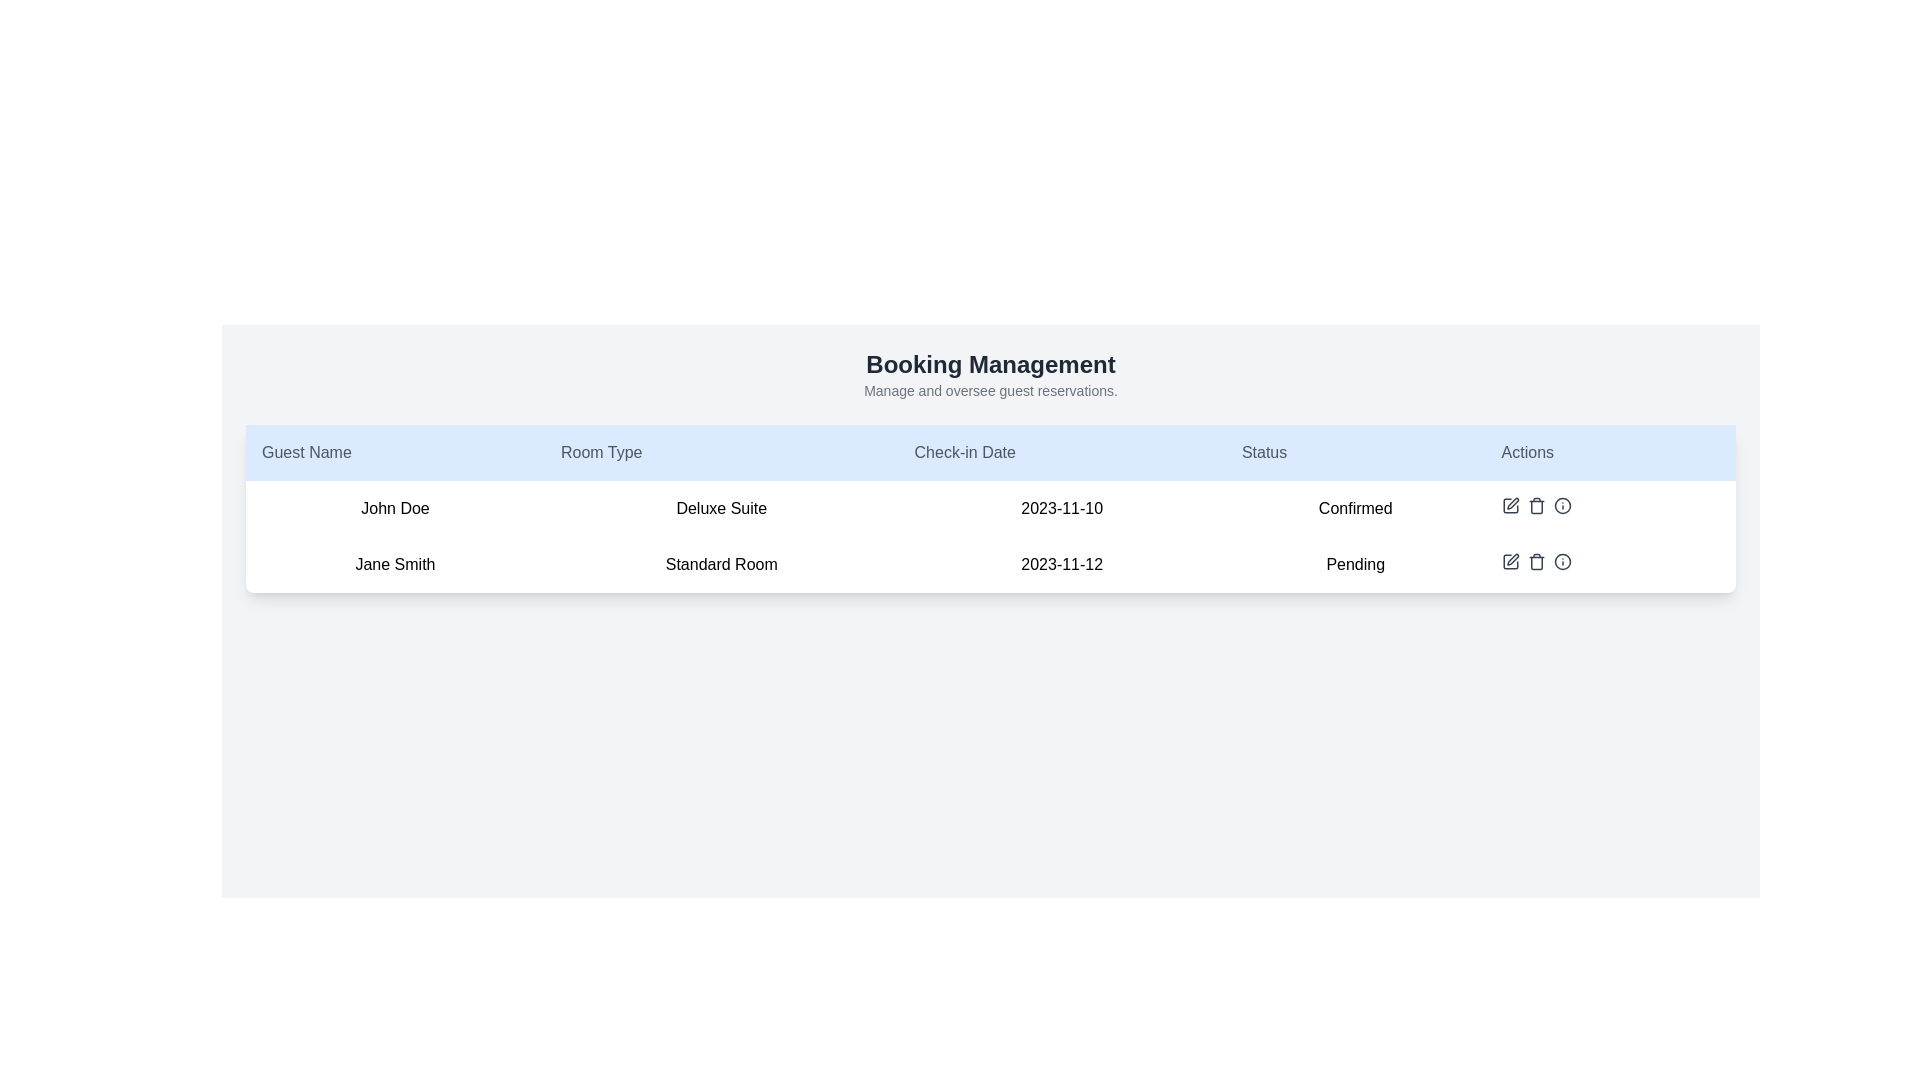 Image resolution: width=1920 pixels, height=1080 pixels. What do you see at coordinates (1510, 562) in the screenshot?
I see `the editing icon located in the 'Actions' column of the second row in the table` at bounding box center [1510, 562].